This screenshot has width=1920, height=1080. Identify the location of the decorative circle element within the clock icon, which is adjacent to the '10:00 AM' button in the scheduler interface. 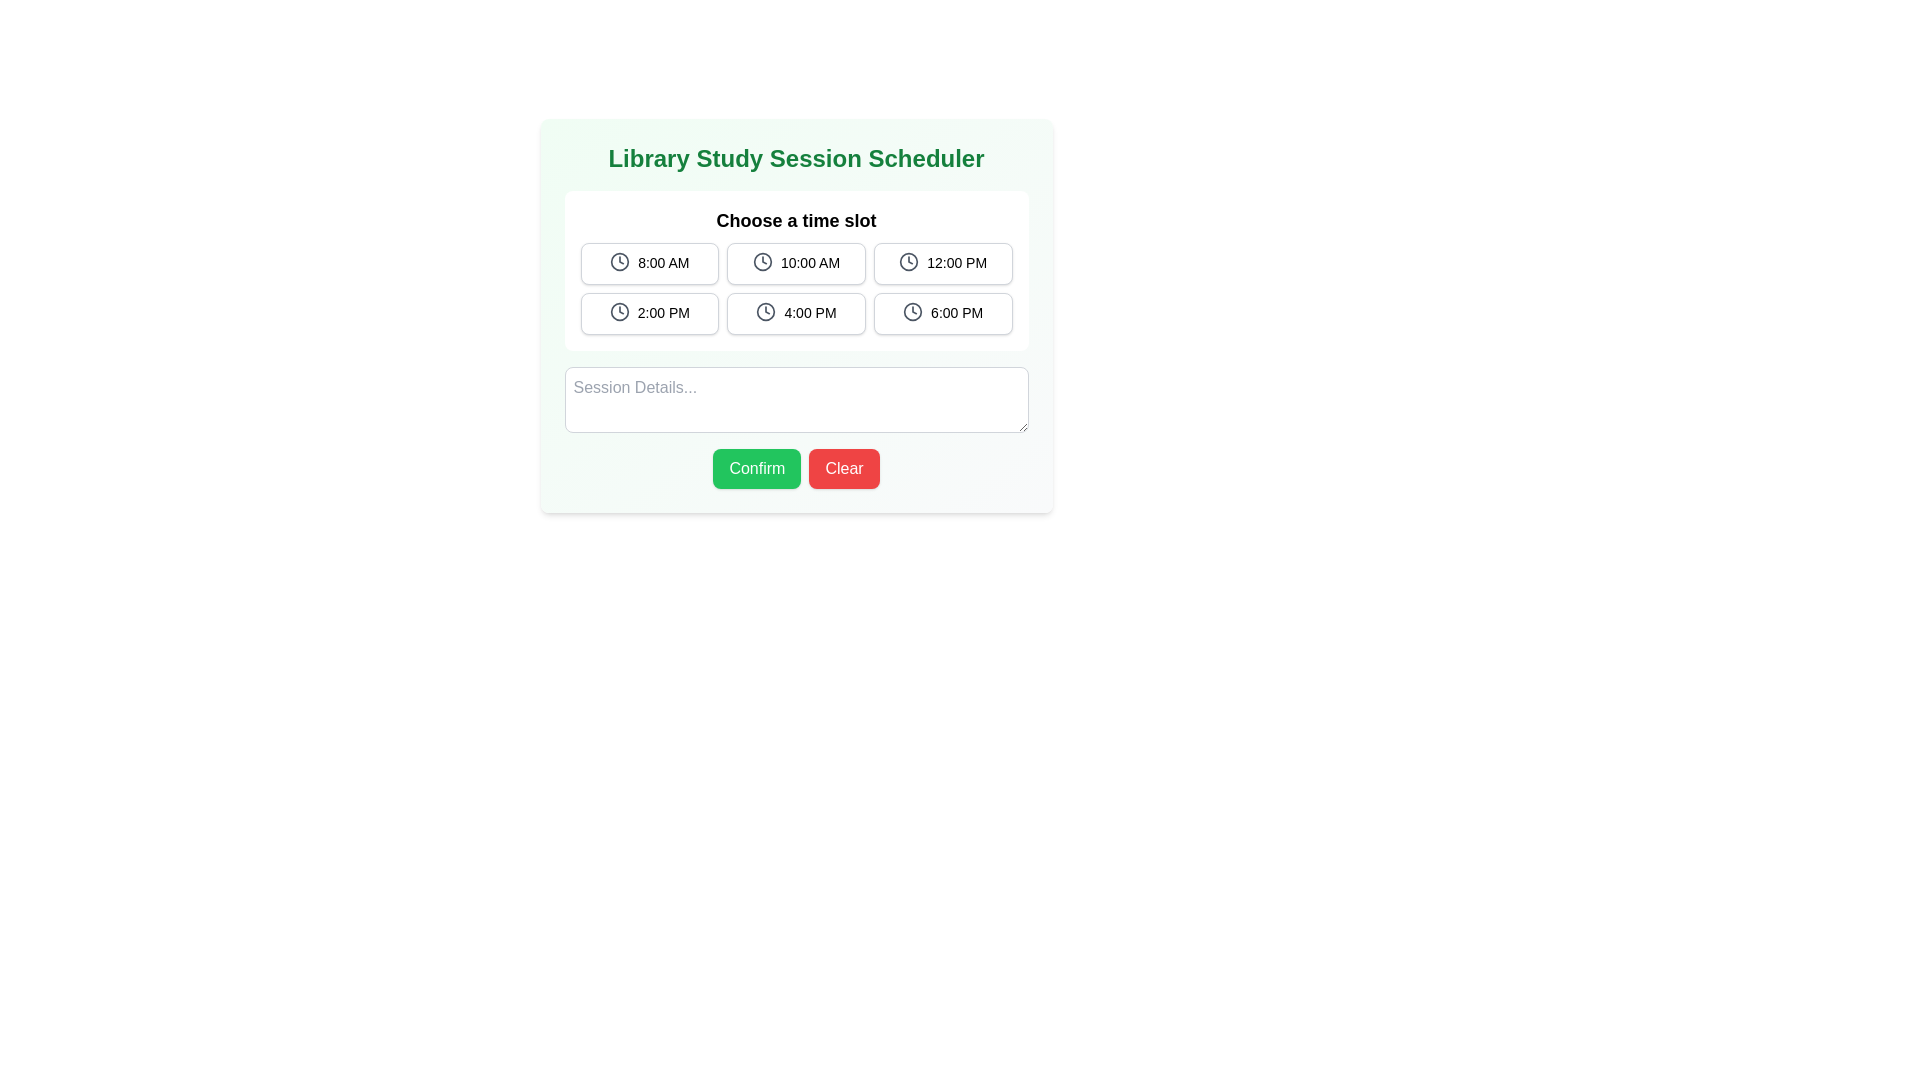
(761, 261).